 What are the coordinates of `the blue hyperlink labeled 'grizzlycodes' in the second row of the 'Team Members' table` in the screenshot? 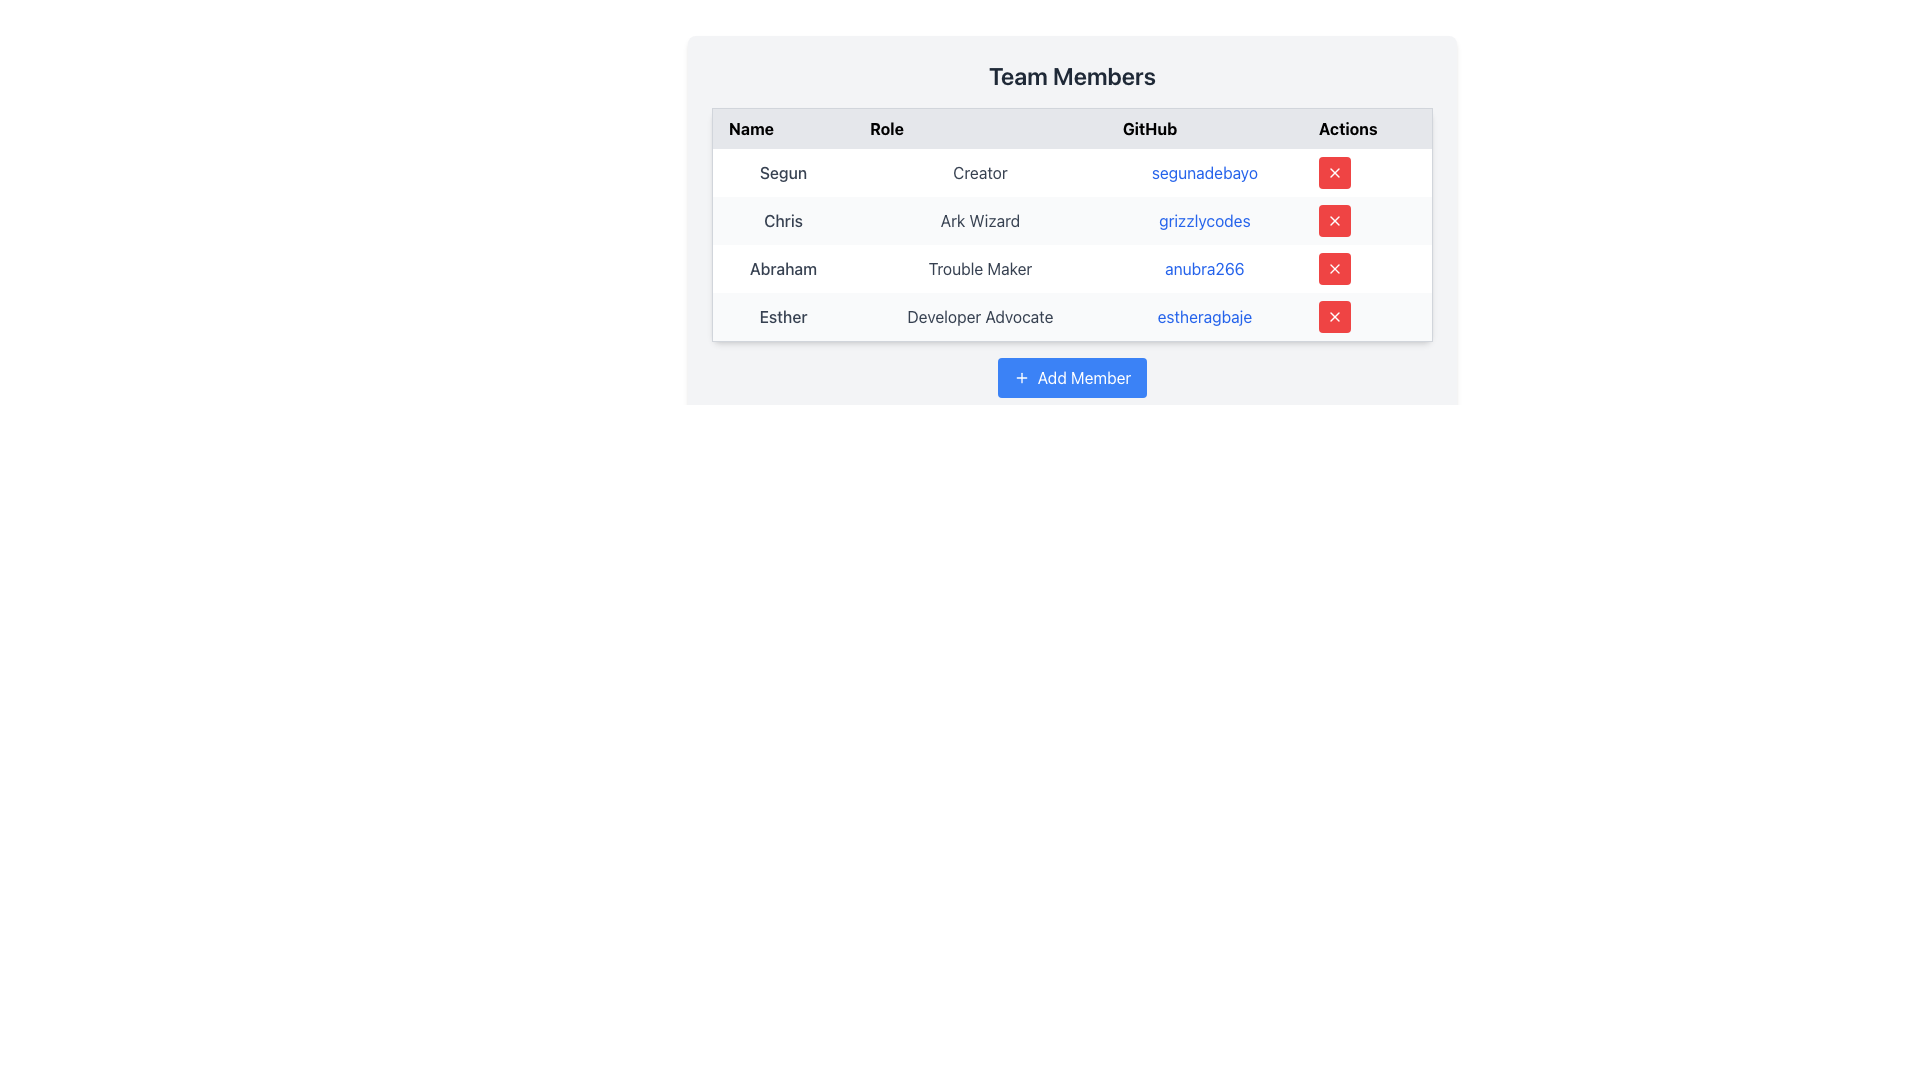 It's located at (1071, 220).